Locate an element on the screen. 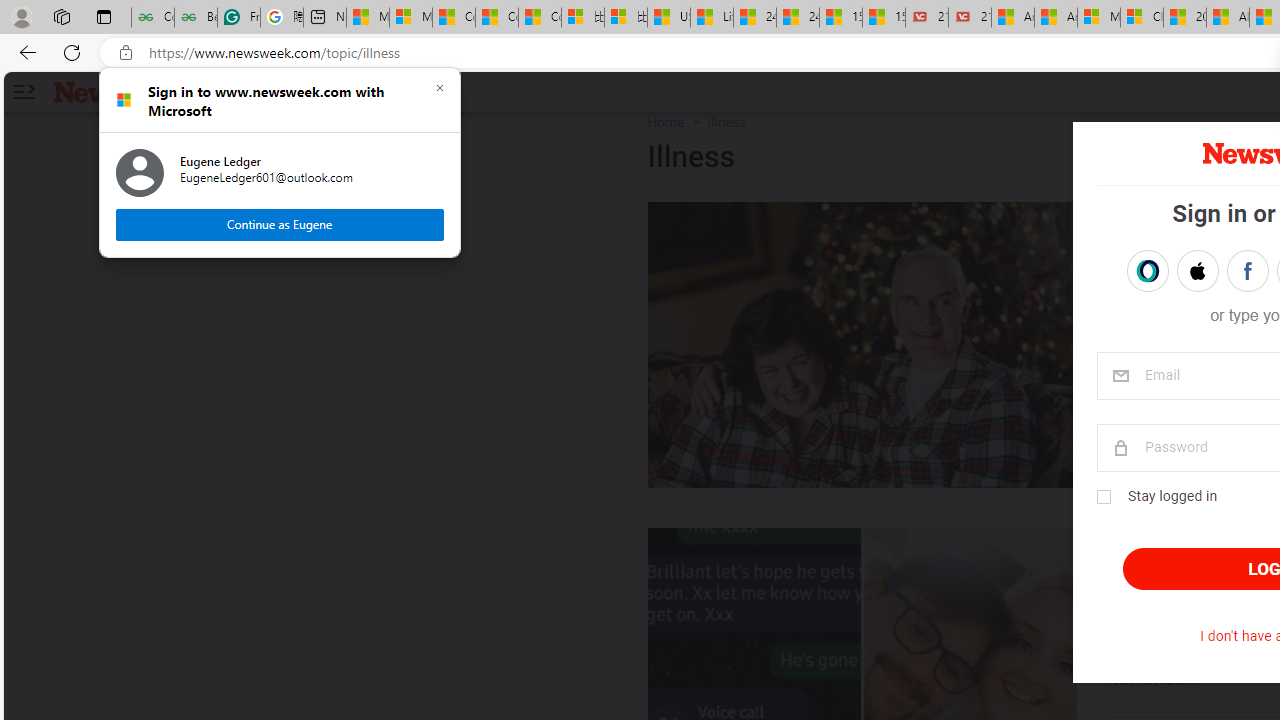 The width and height of the screenshot is (1280, 720). '20 Ways to Boost Your Protein Intake at Every Meal' is located at coordinates (1184, 17).